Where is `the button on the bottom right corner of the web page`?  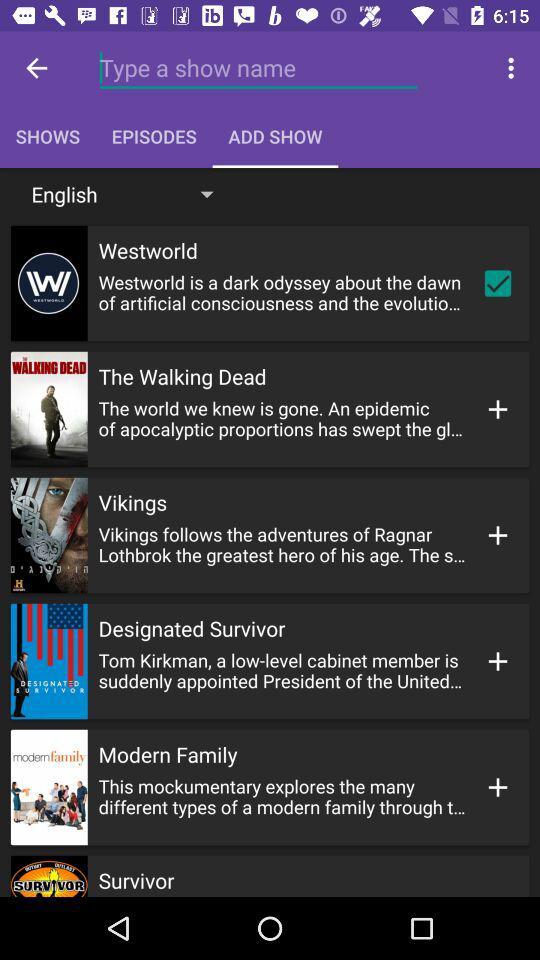 the button on the bottom right corner of the web page is located at coordinates (497, 787).